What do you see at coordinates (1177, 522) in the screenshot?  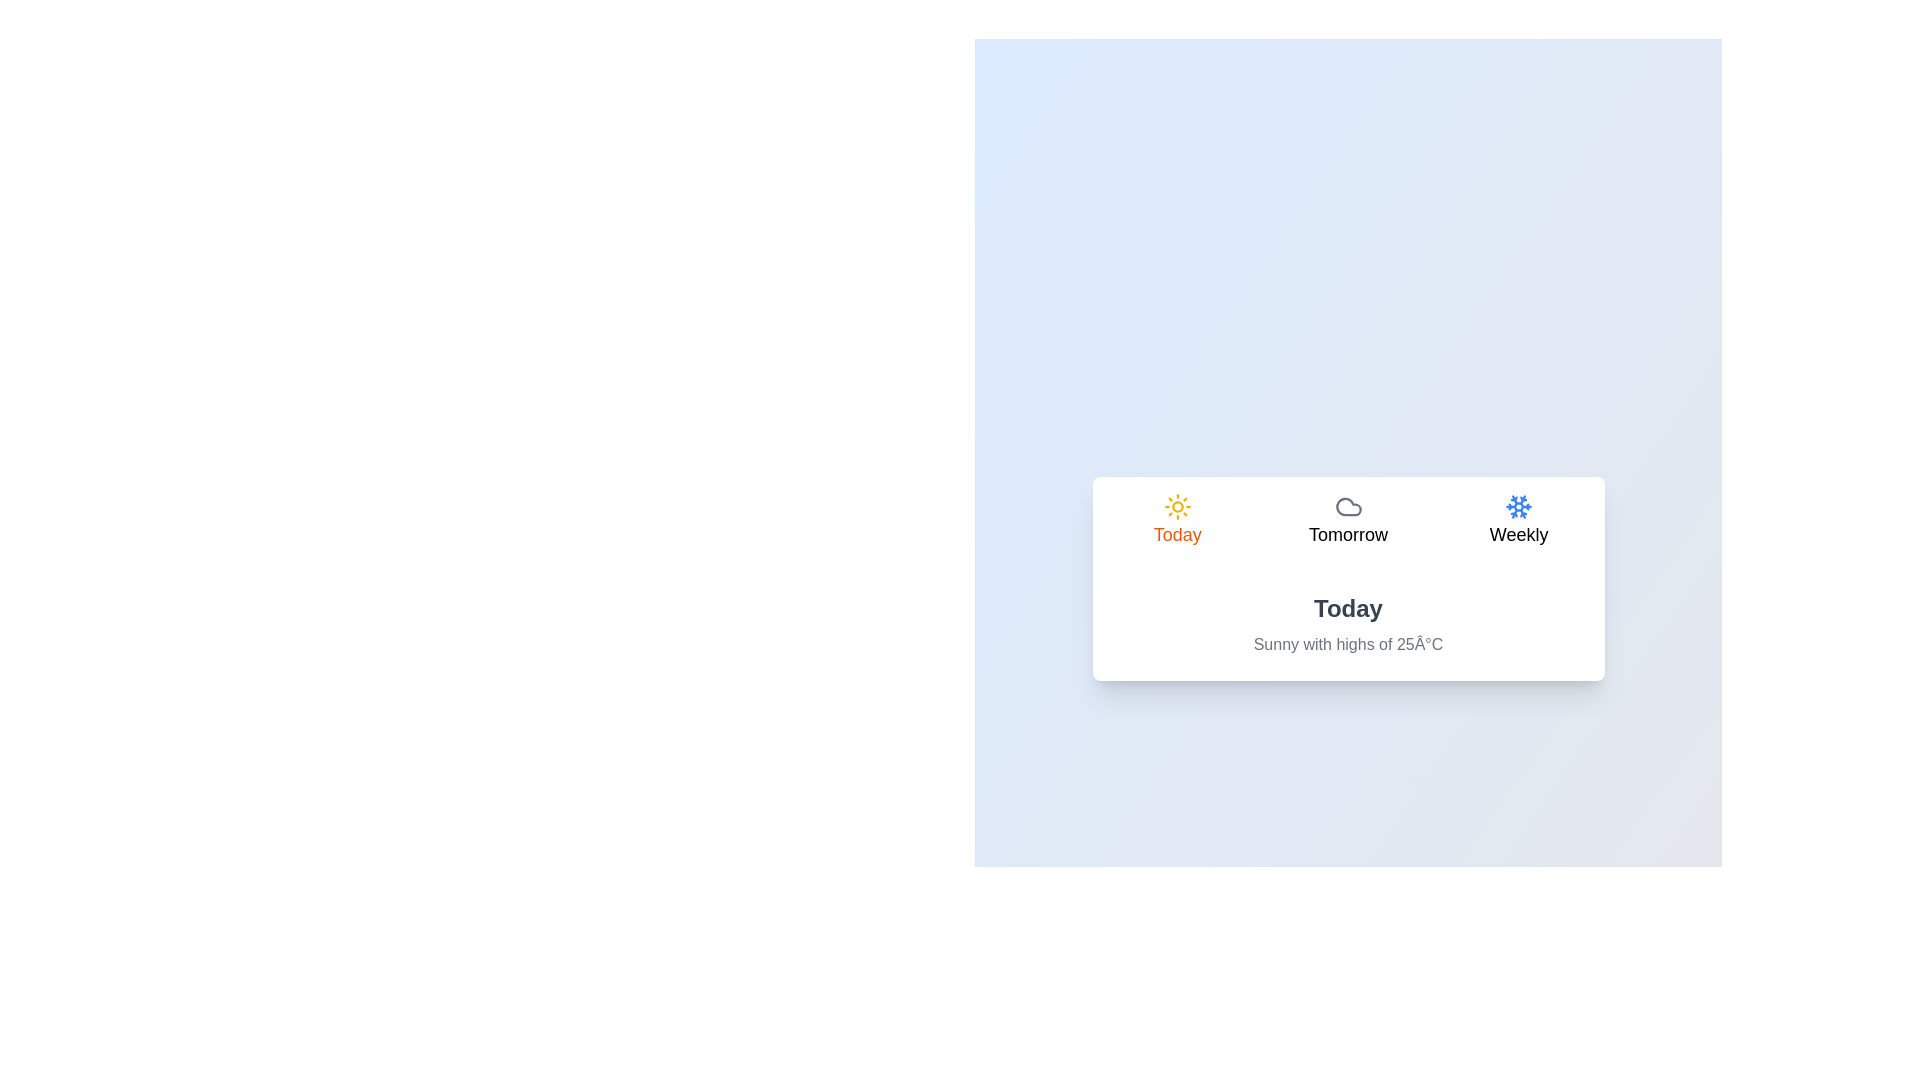 I see `the Today tab to view its weather forecast` at bounding box center [1177, 522].